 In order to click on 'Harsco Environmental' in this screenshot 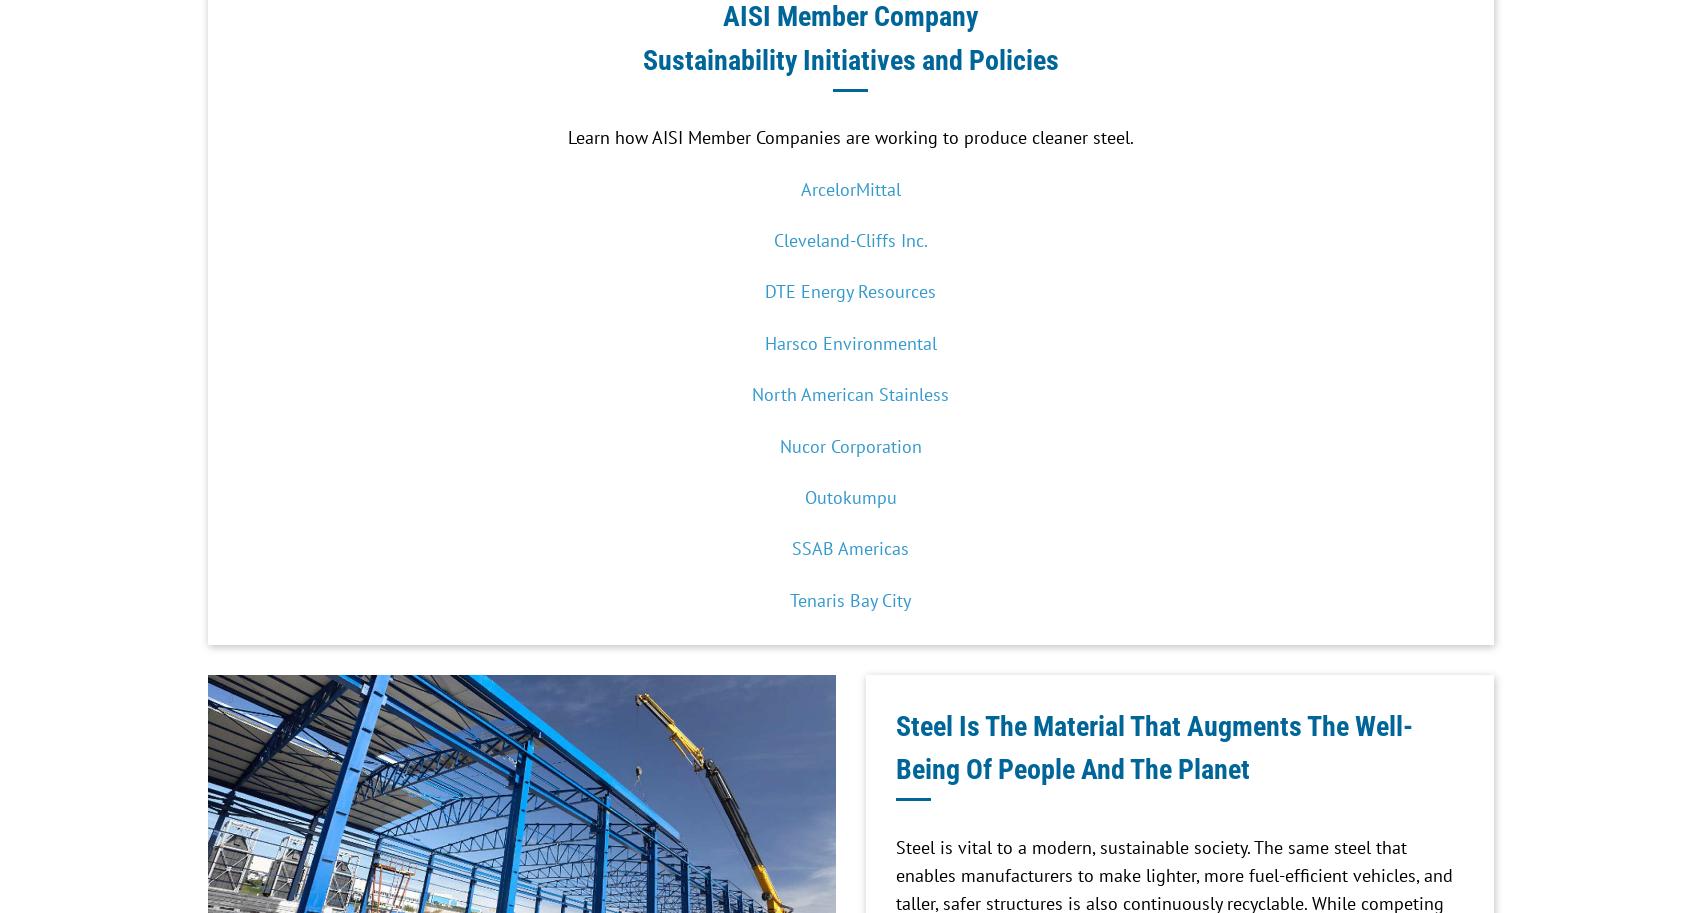, I will do `click(849, 342)`.